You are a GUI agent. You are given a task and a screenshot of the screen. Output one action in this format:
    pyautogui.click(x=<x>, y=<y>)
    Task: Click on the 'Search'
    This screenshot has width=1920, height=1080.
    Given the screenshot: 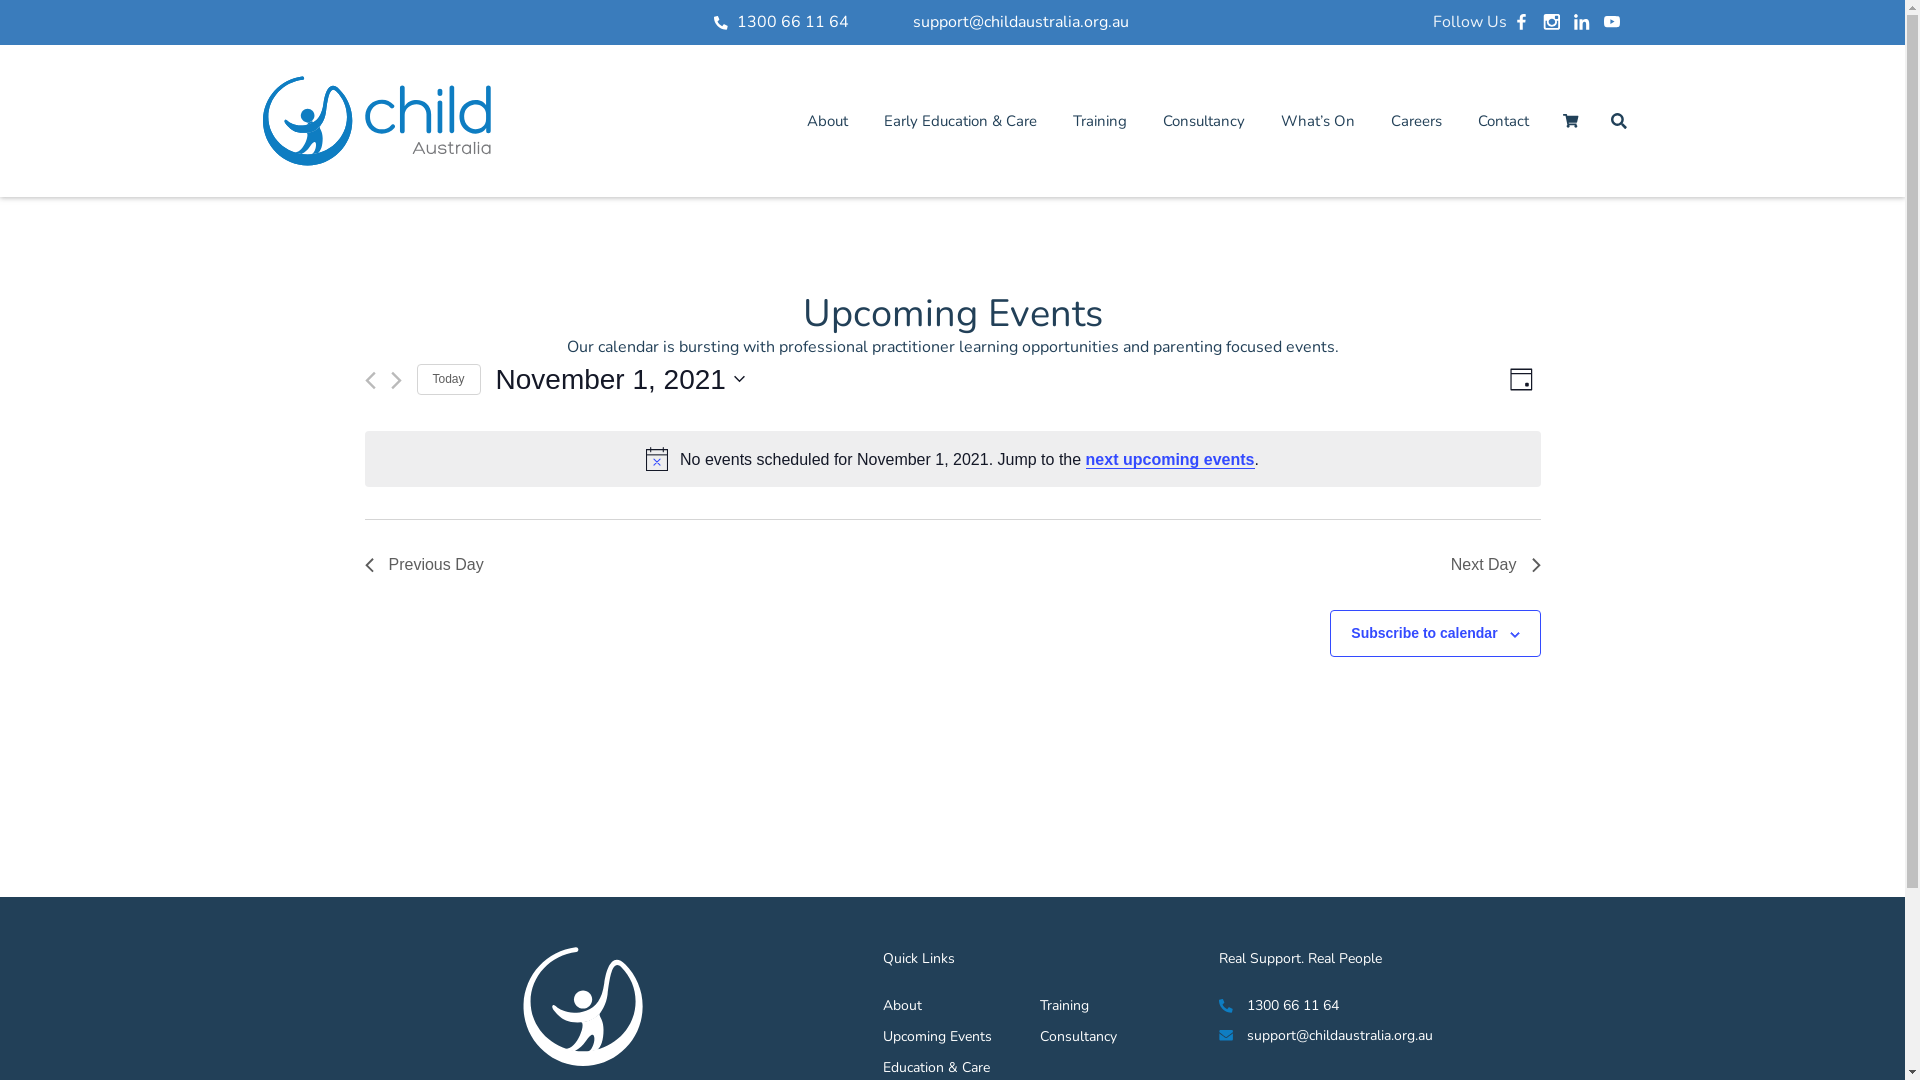 What is the action you would take?
    pyautogui.click(x=1617, y=120)
    